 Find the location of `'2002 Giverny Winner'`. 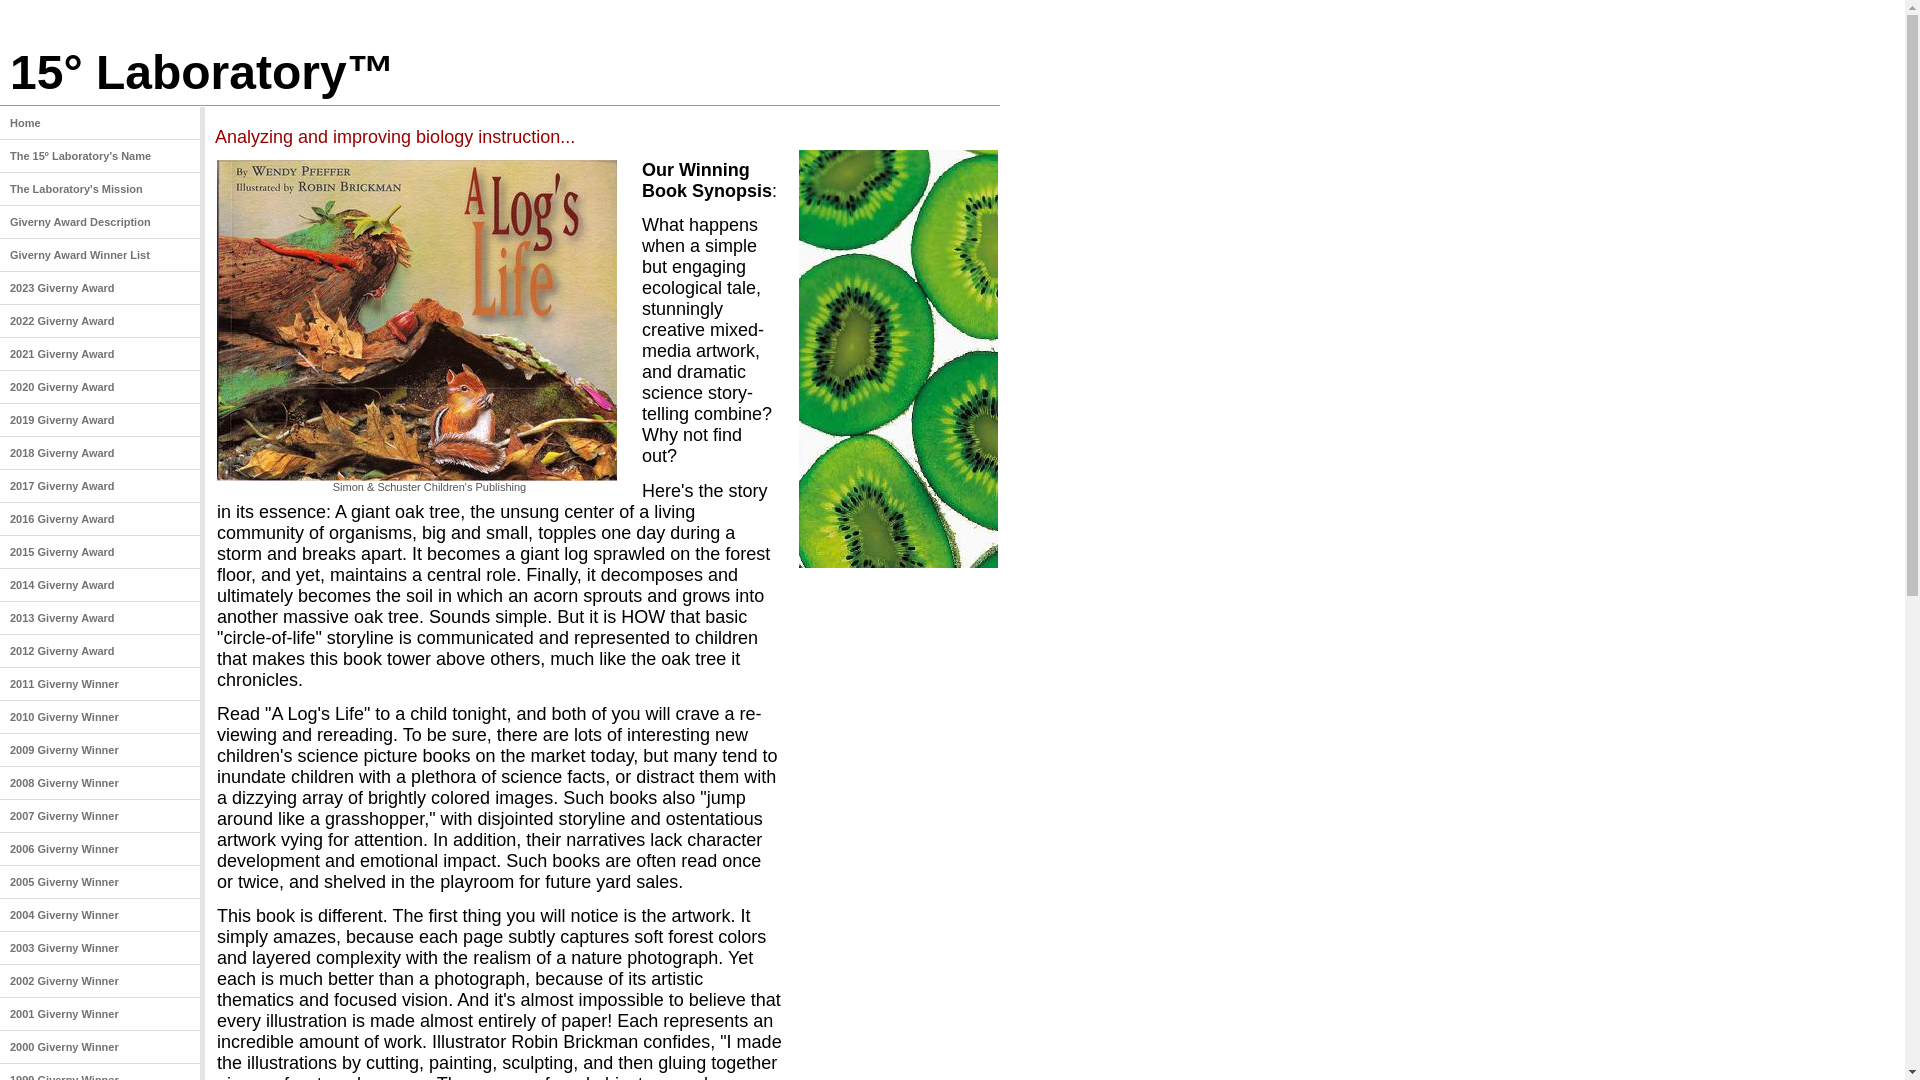

'2002 Giverny Winner' is located at coordinates (0, 980).